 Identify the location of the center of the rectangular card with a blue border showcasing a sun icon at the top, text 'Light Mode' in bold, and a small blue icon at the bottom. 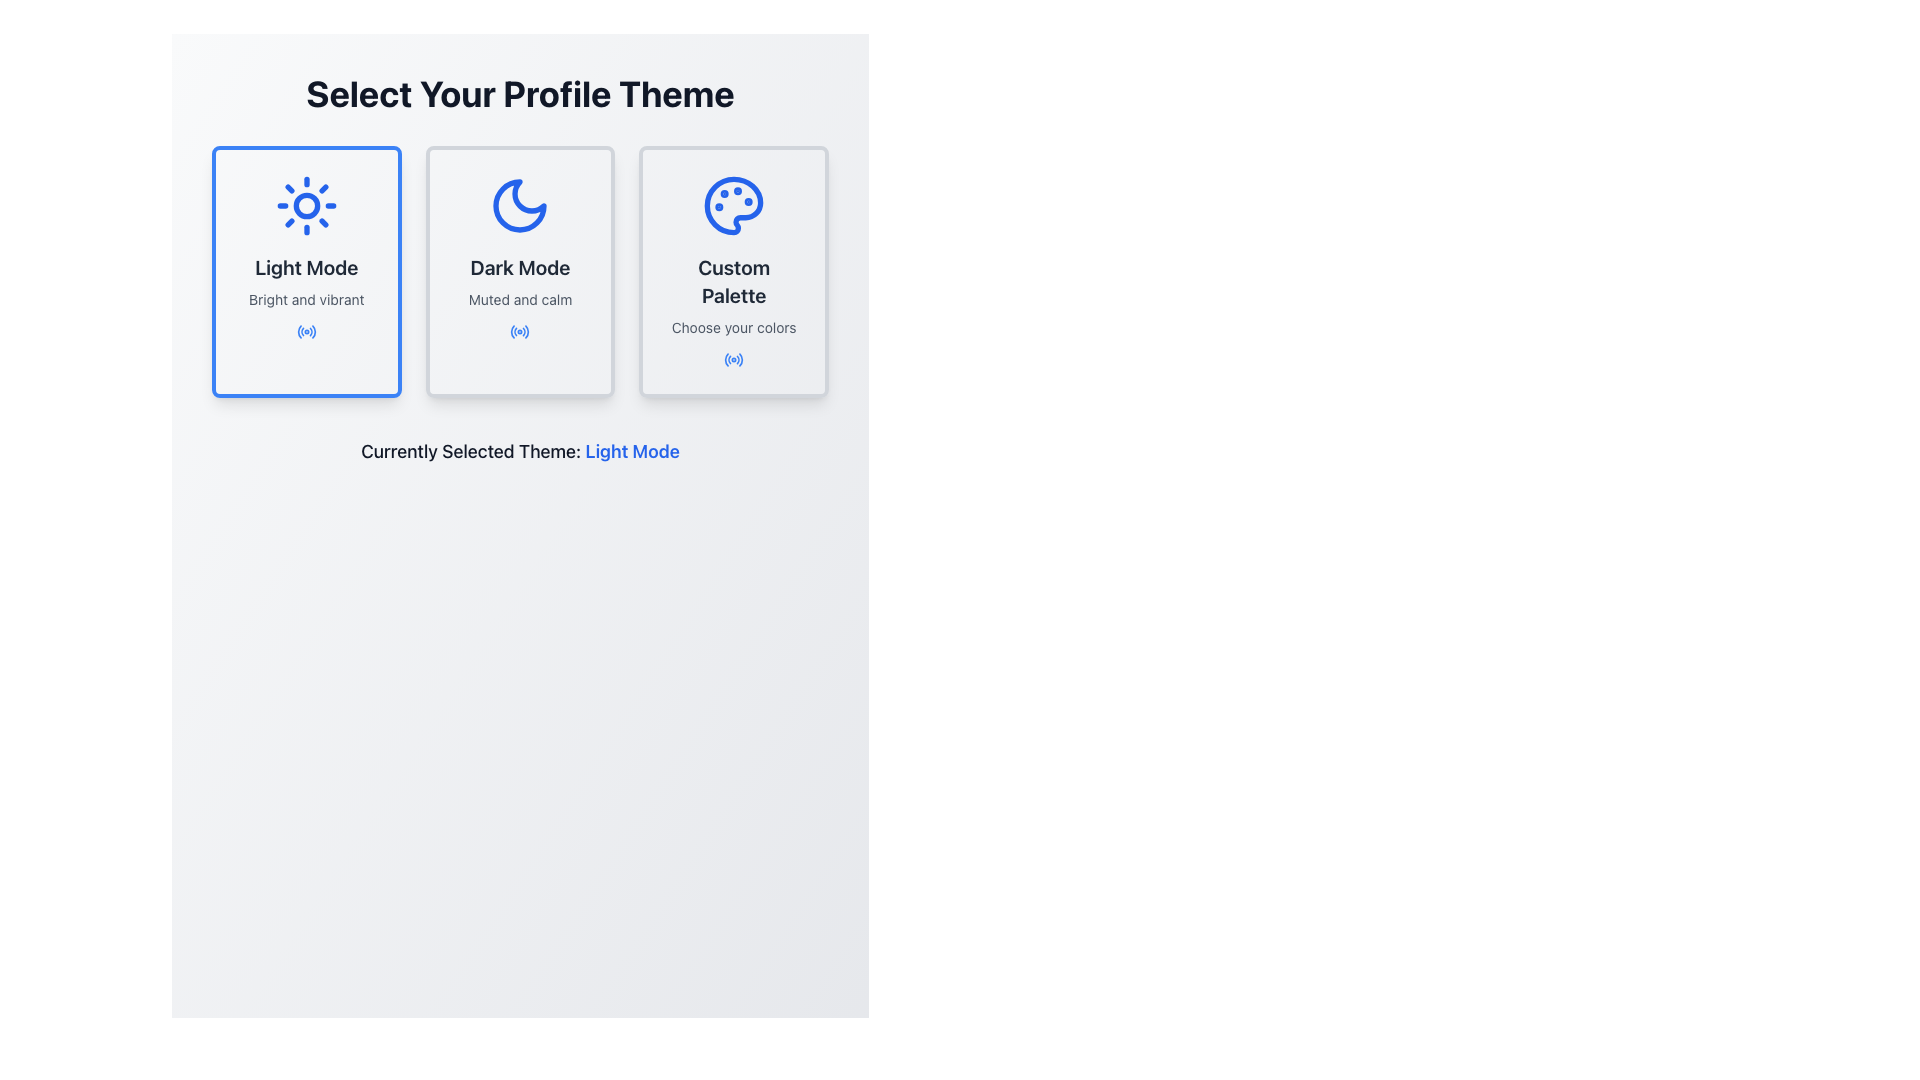
(305, 272).